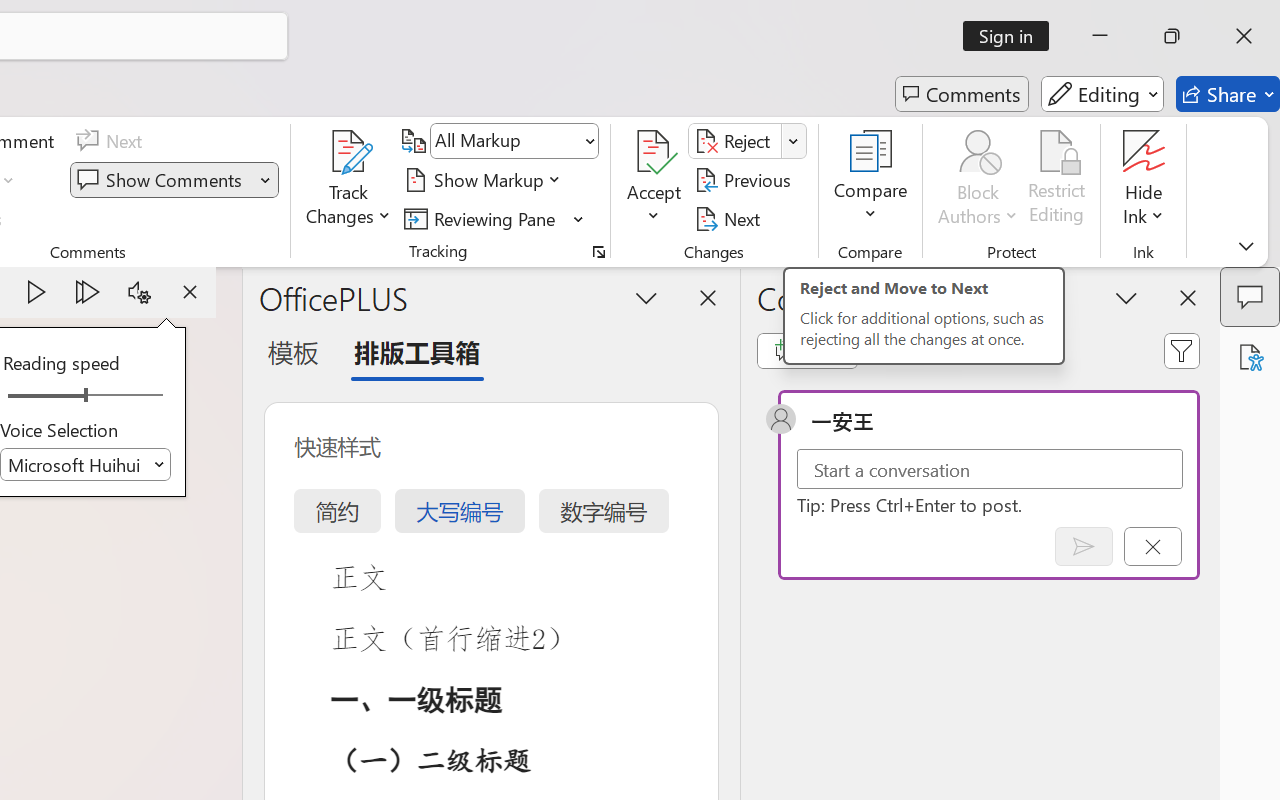  I want to click on 'Track Changes', so click(349, 179).